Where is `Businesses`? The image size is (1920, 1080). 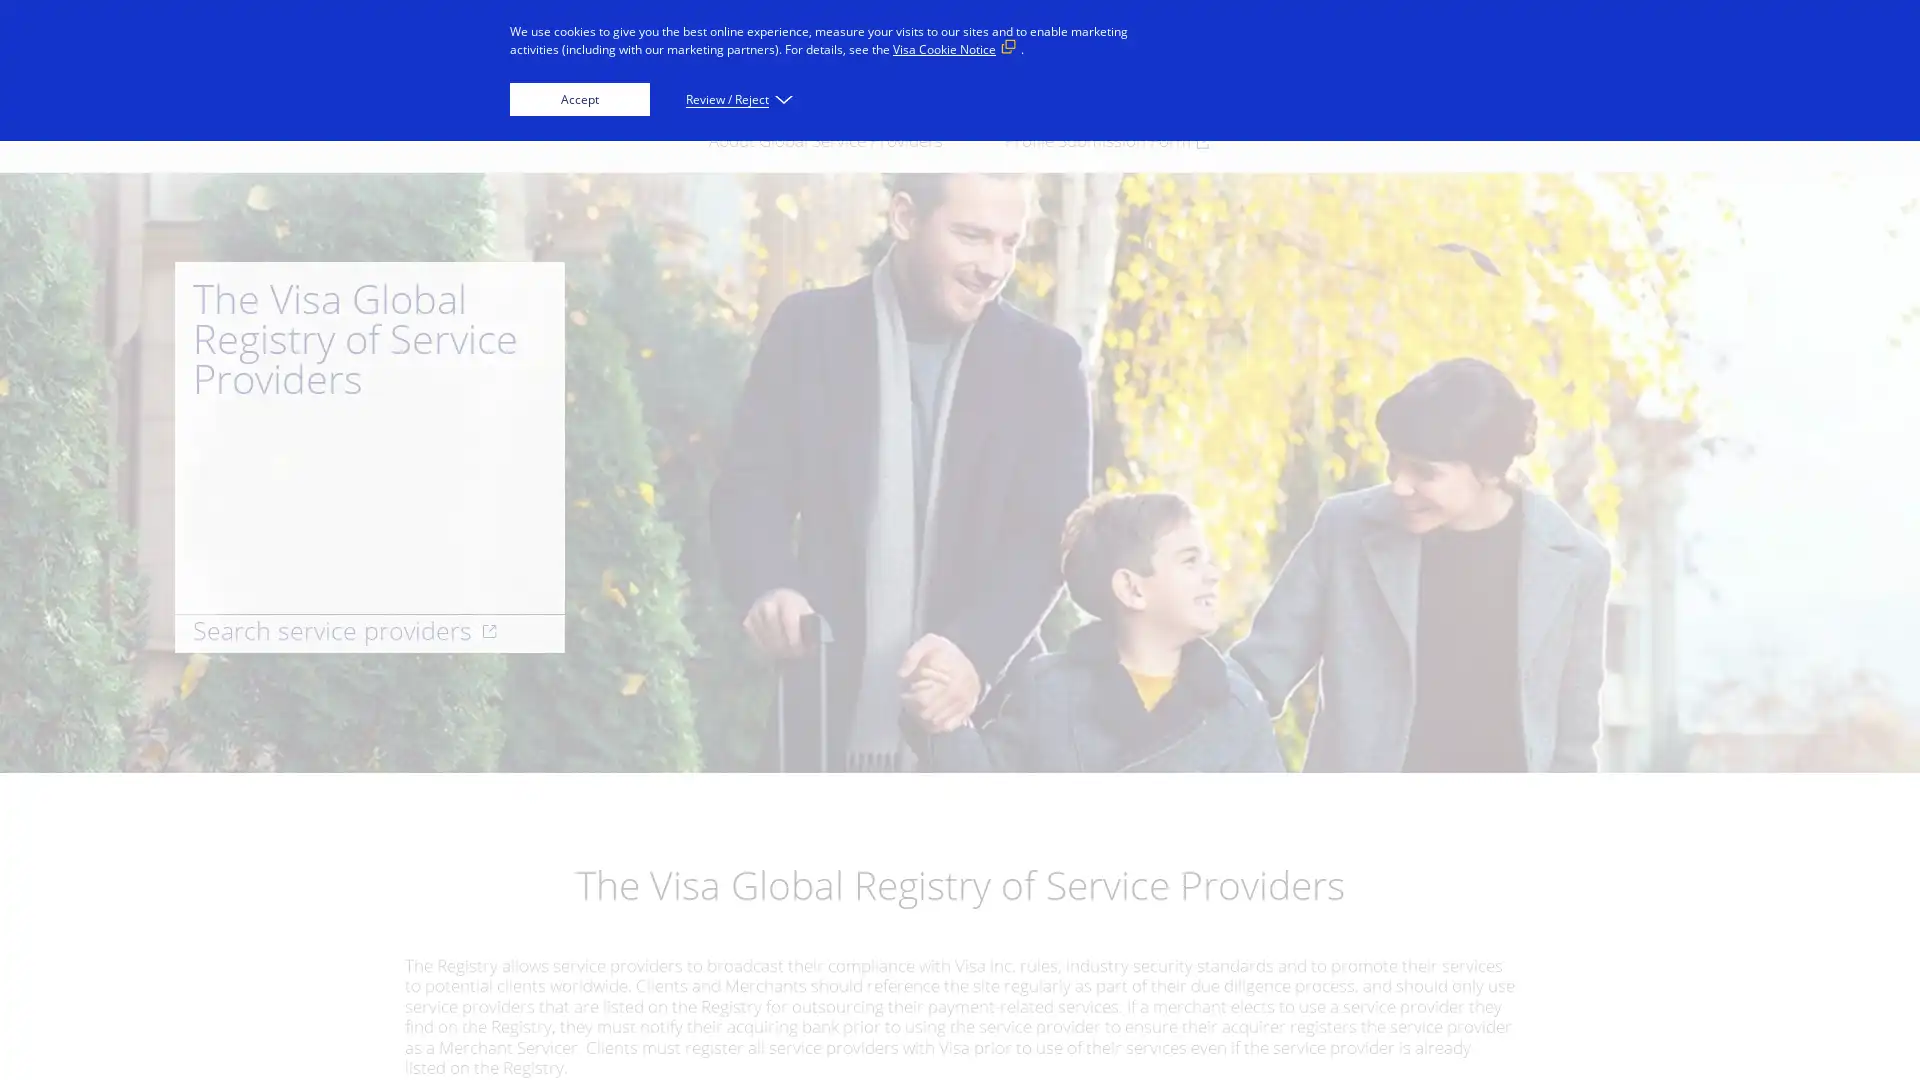
Businesses is located at coordinates (941, 53).